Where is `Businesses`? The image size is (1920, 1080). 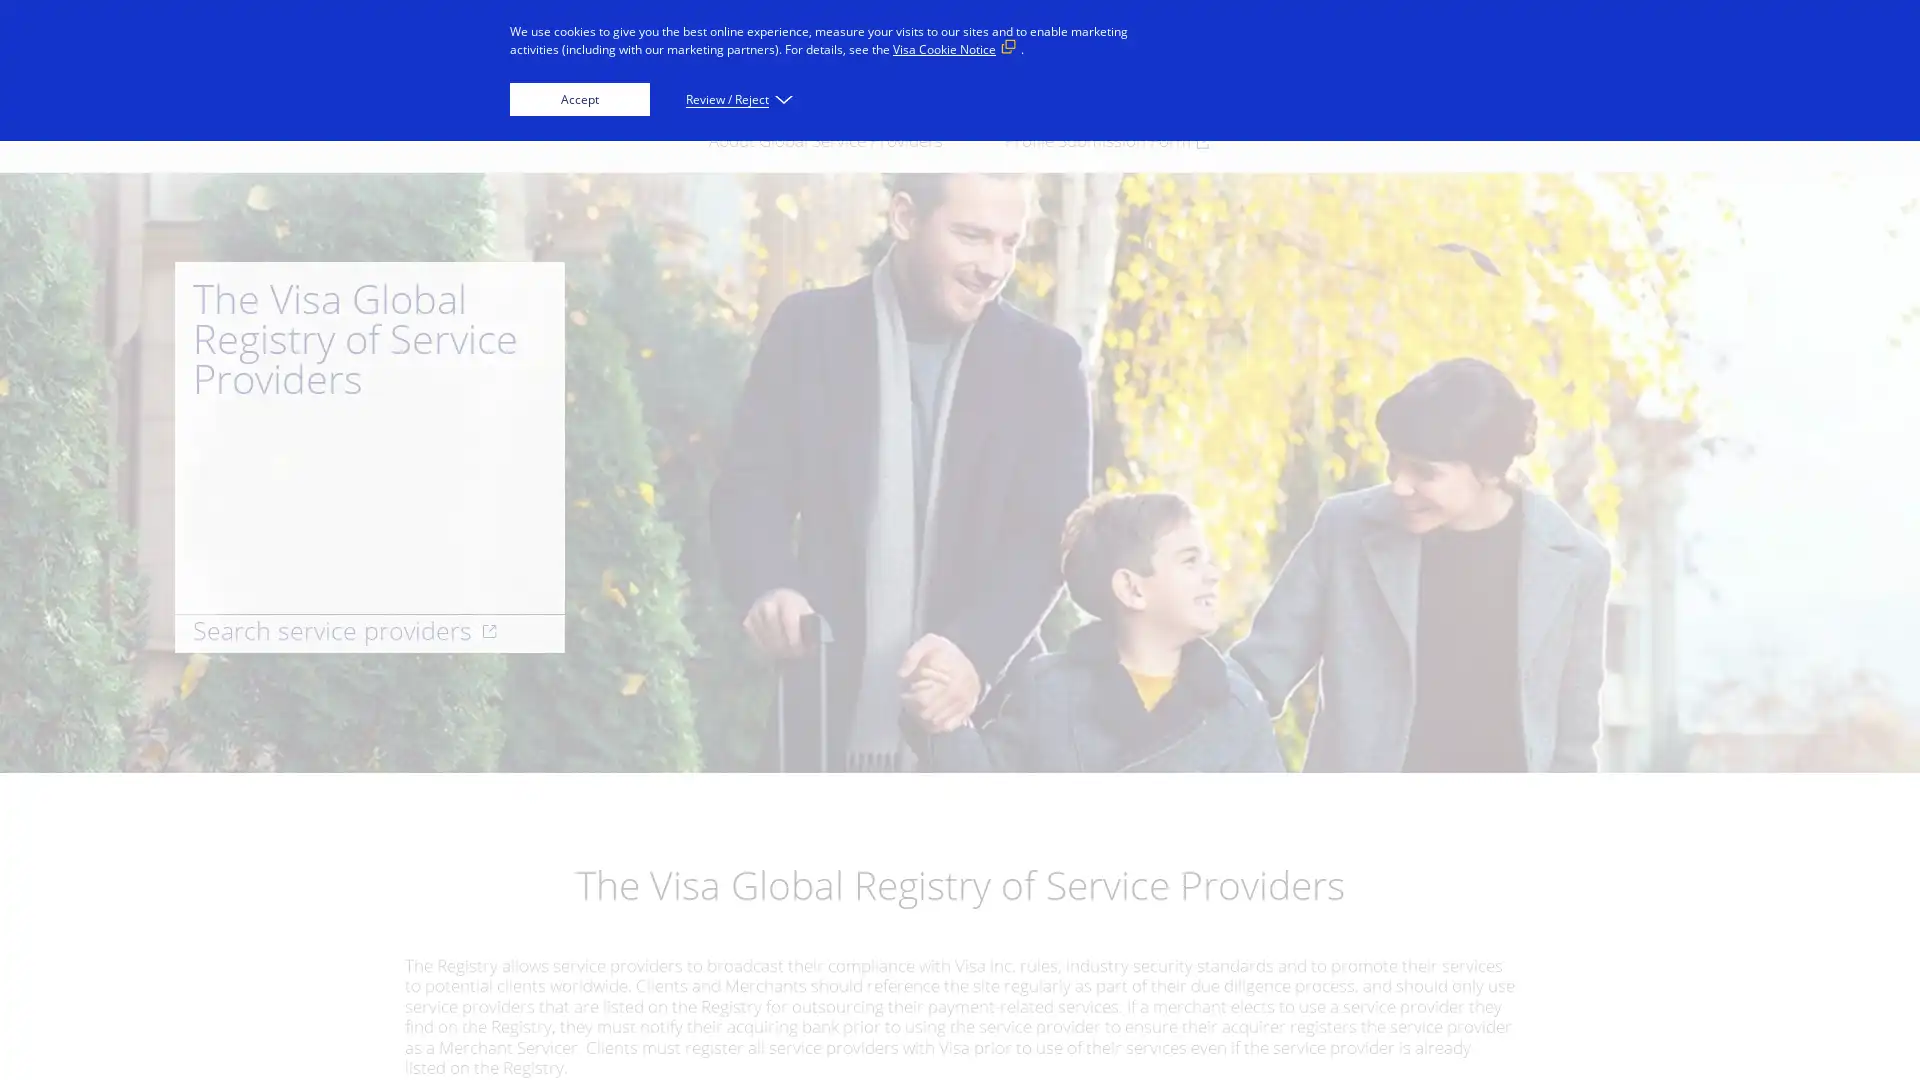
Businesses is located at coordinates (941, 53).